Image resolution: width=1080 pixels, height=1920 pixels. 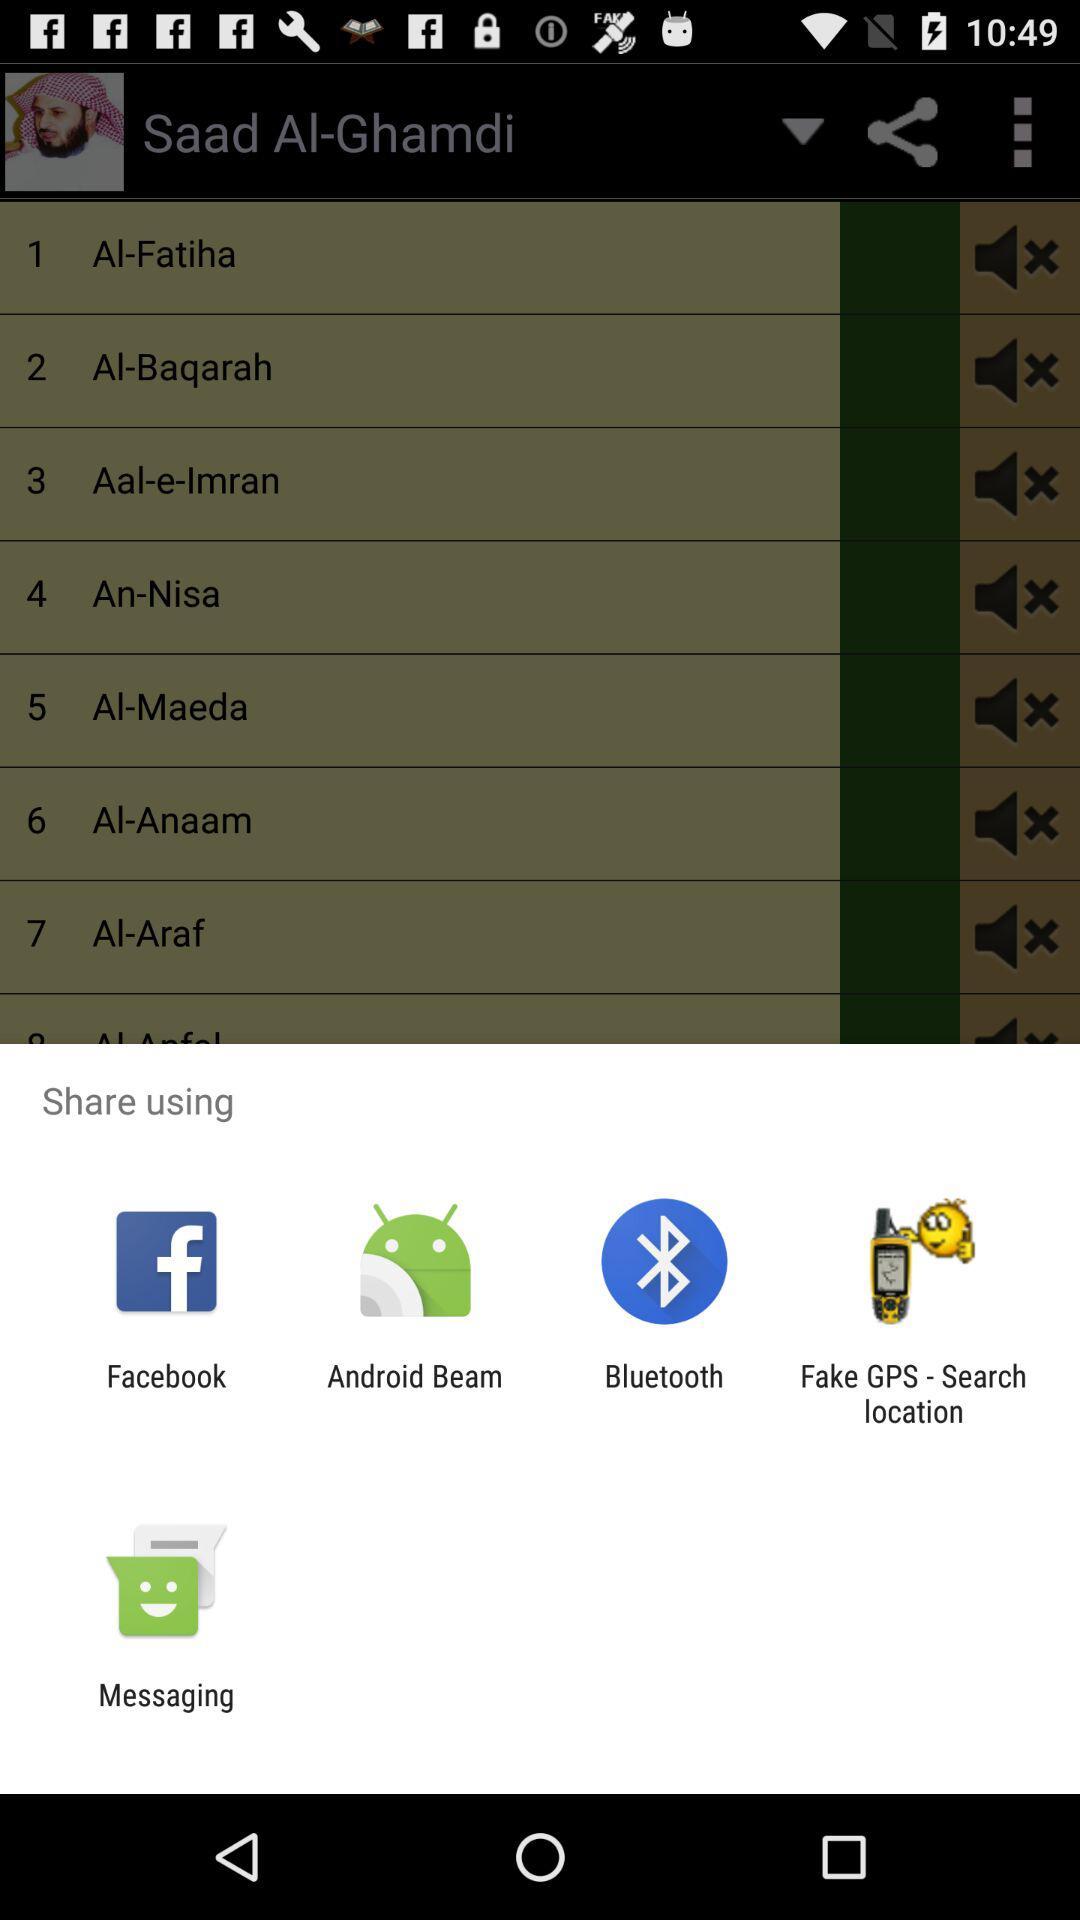 I want to click on app to the right of bluetooth app, so click(x=913, y=1392).